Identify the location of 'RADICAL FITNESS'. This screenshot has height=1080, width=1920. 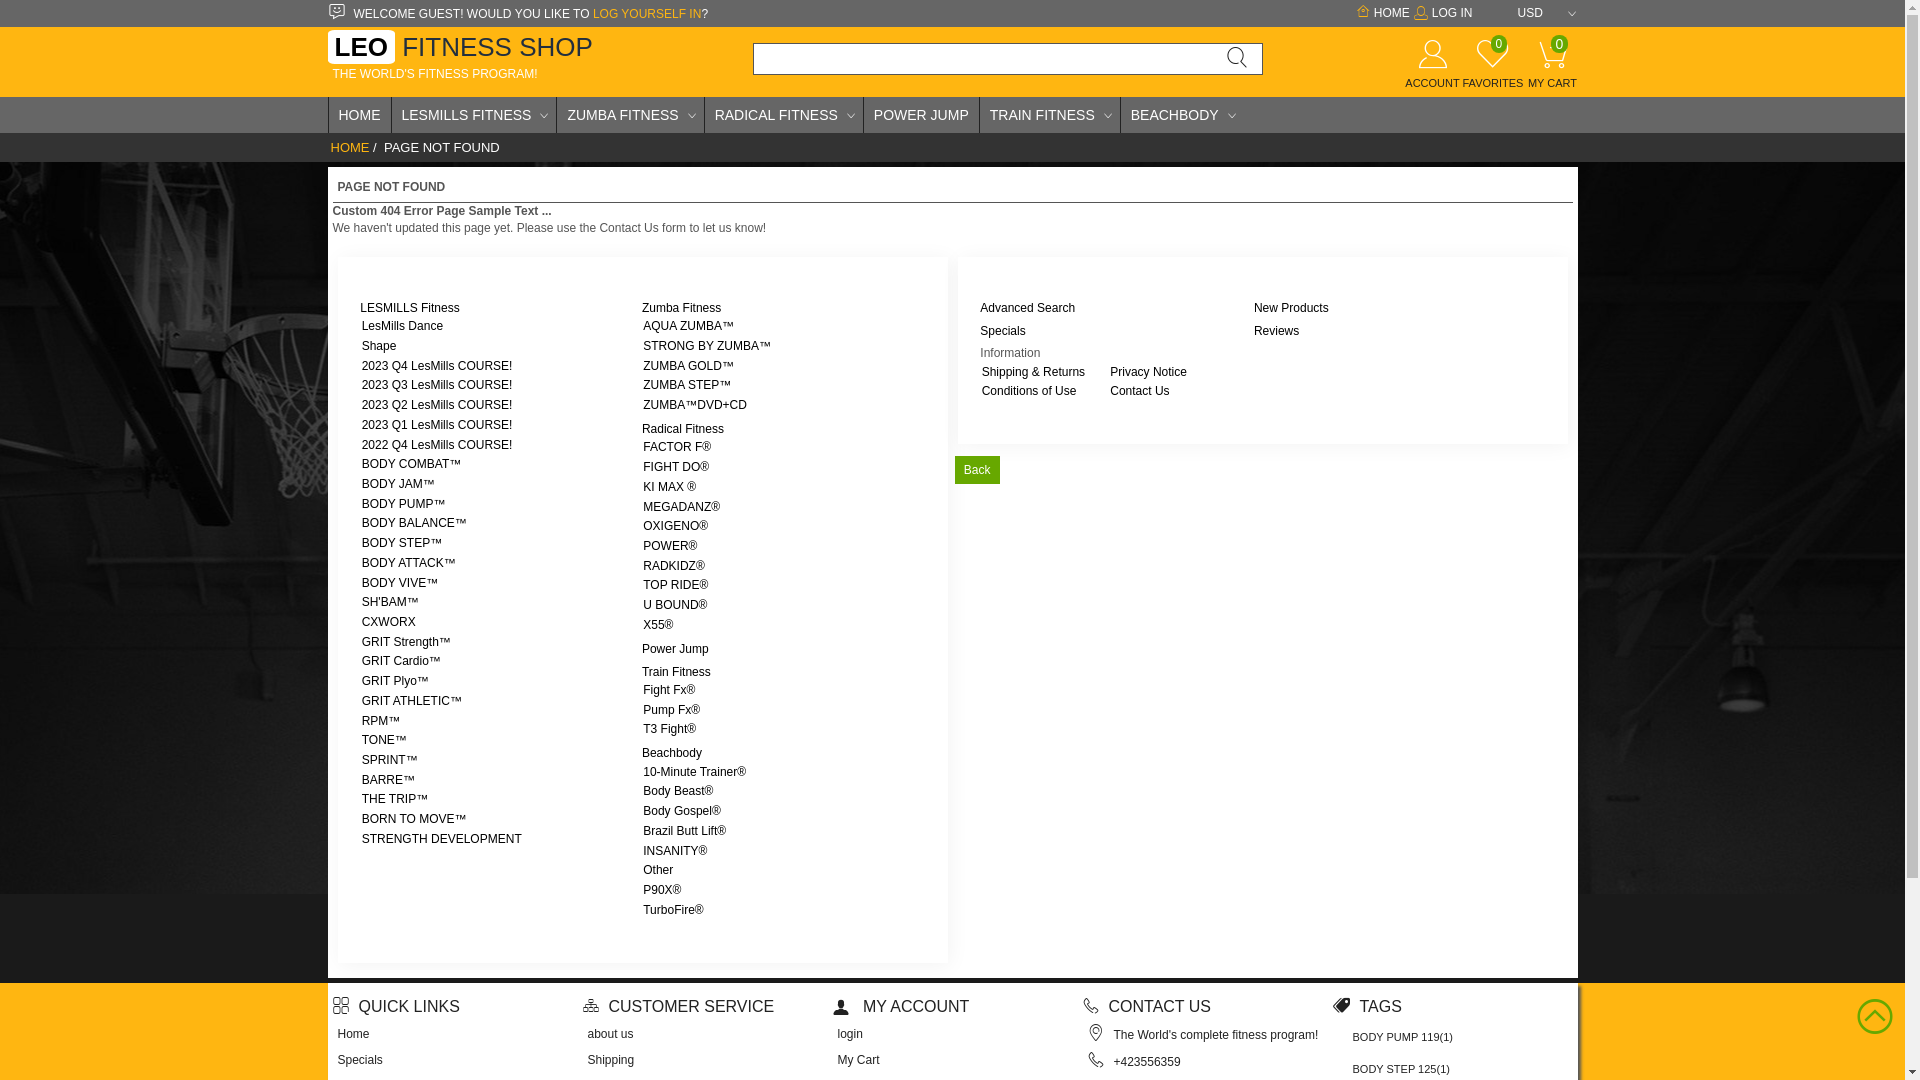
(705, 115).